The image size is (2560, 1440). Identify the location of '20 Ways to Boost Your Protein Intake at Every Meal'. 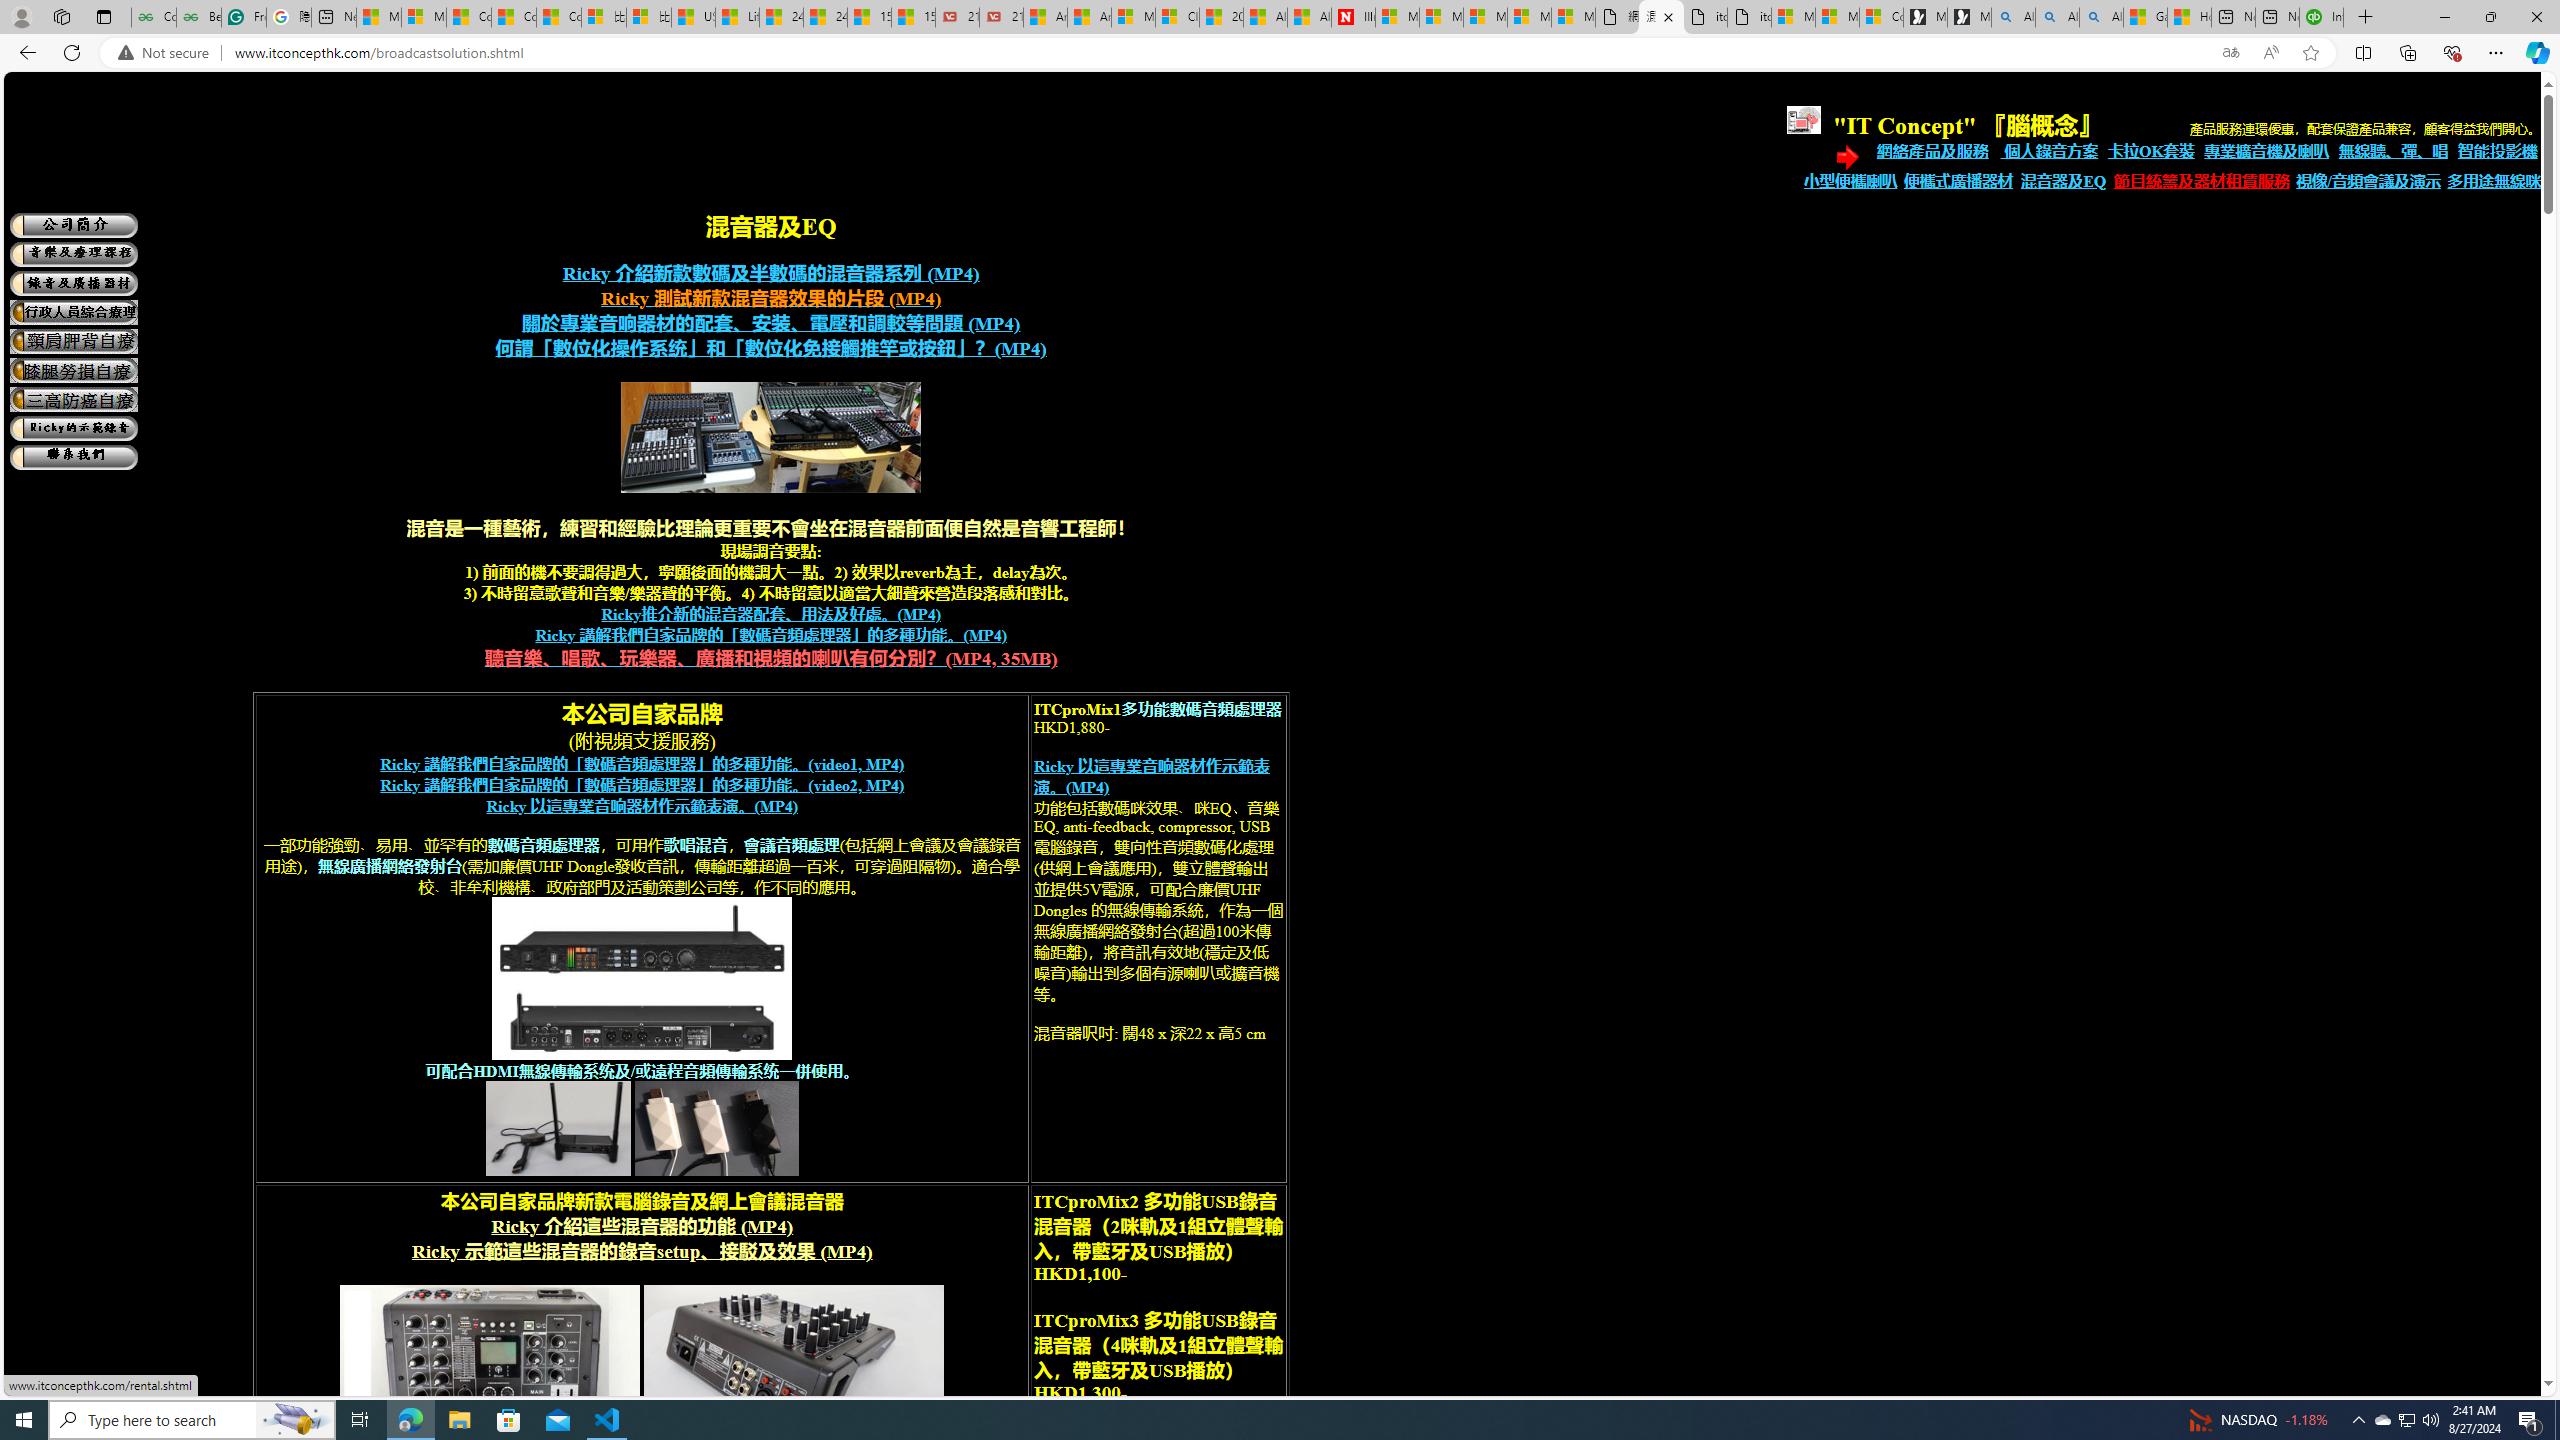
(1220, 16).